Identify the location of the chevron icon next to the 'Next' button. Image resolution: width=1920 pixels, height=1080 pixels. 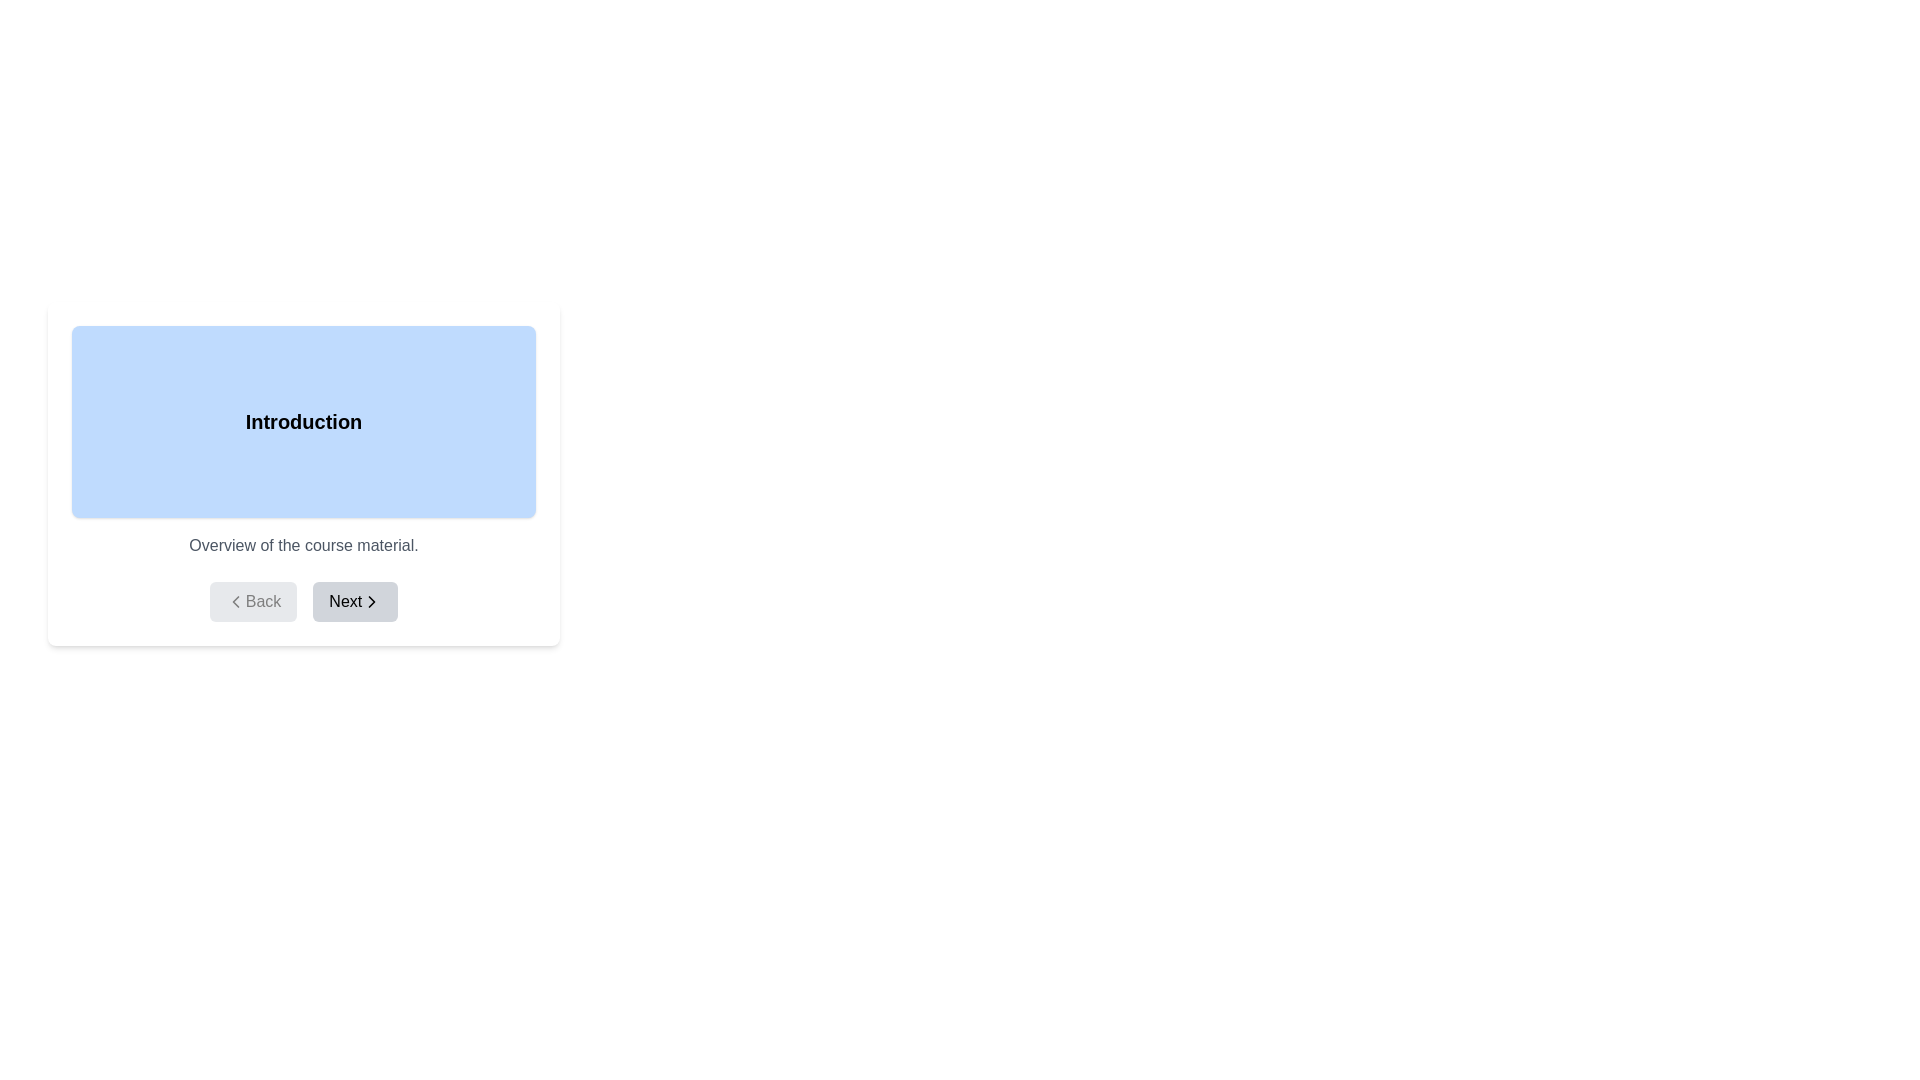
(372, 600).